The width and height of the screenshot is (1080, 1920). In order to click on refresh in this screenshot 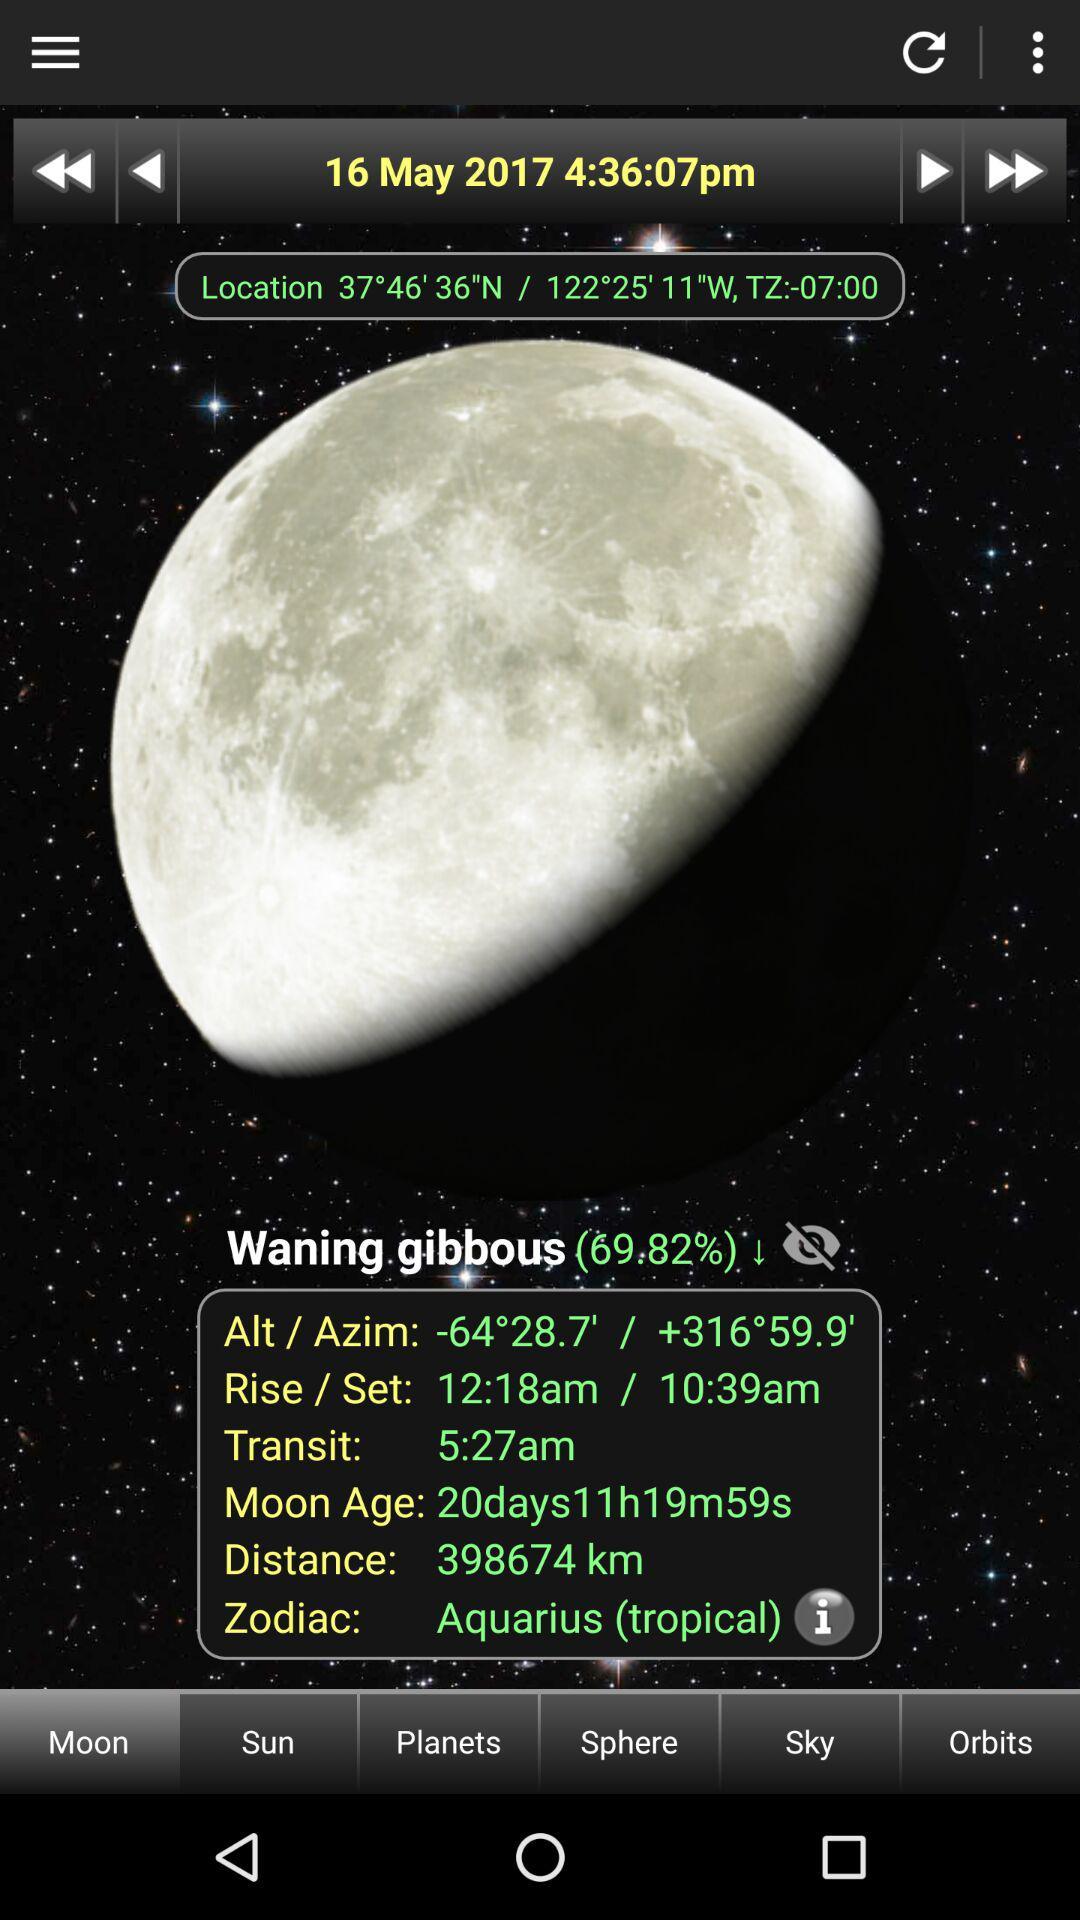, I will do `click(924, 52)`.